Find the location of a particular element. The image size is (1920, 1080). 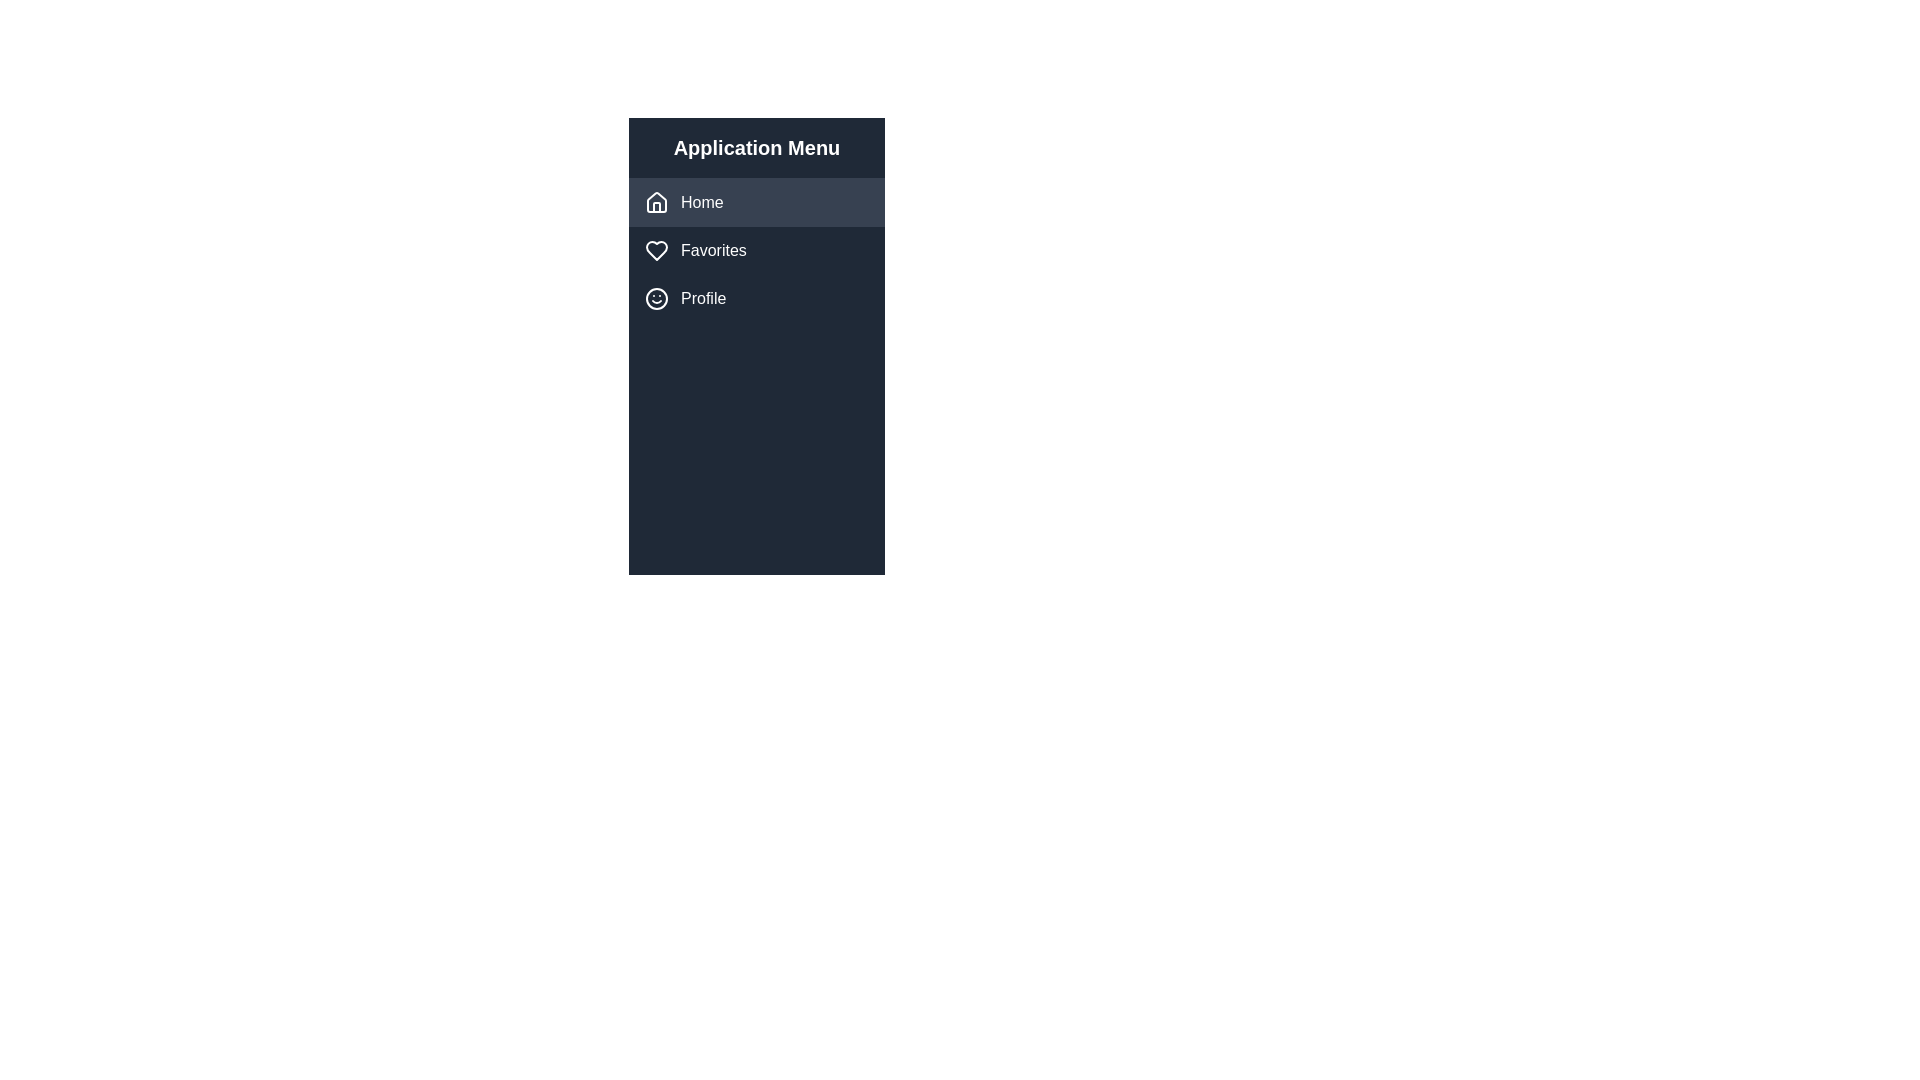

the 'Home' navigation button located at the top of the vertical navigation menu on the left side of the application is located at coordinates (756, 203).